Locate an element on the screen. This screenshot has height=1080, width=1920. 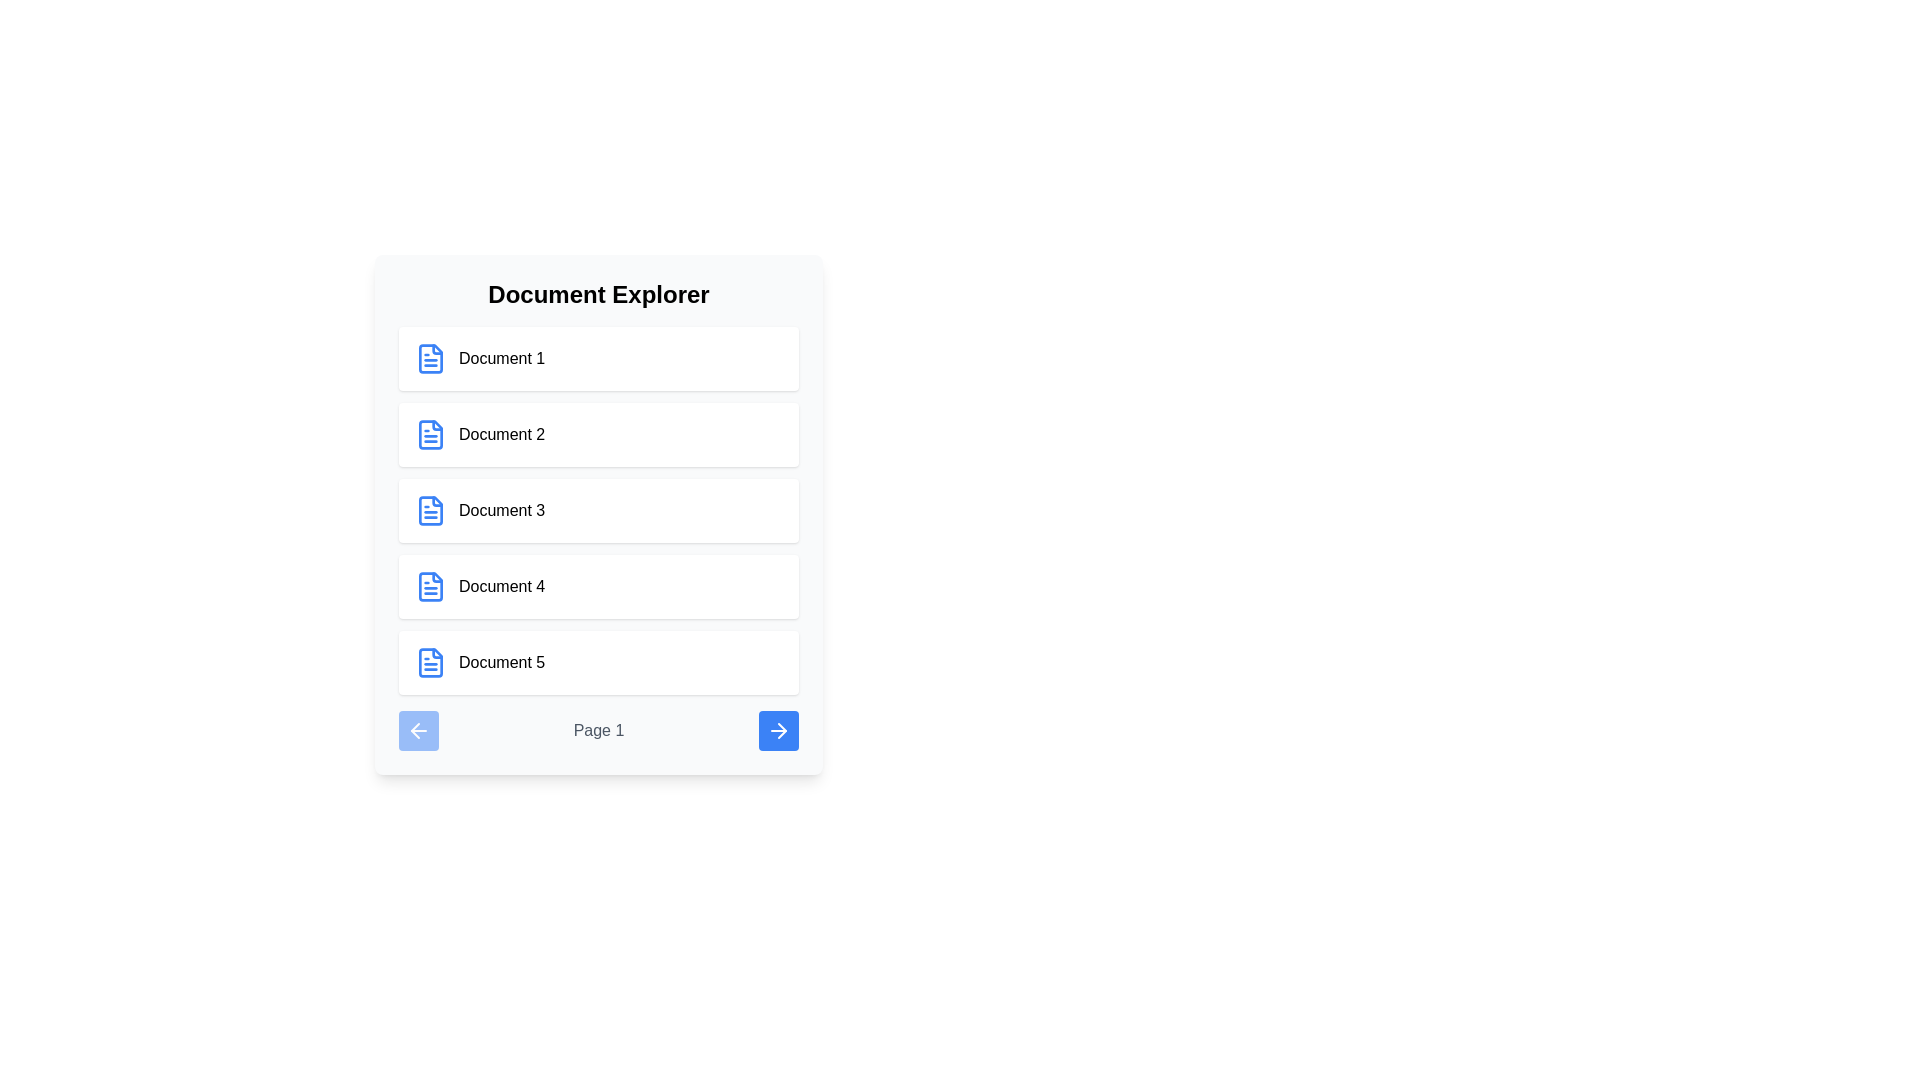
the selectable document item labeled 'Document 4' in the 'Document Explorer' is located at coordinates (598, 585).